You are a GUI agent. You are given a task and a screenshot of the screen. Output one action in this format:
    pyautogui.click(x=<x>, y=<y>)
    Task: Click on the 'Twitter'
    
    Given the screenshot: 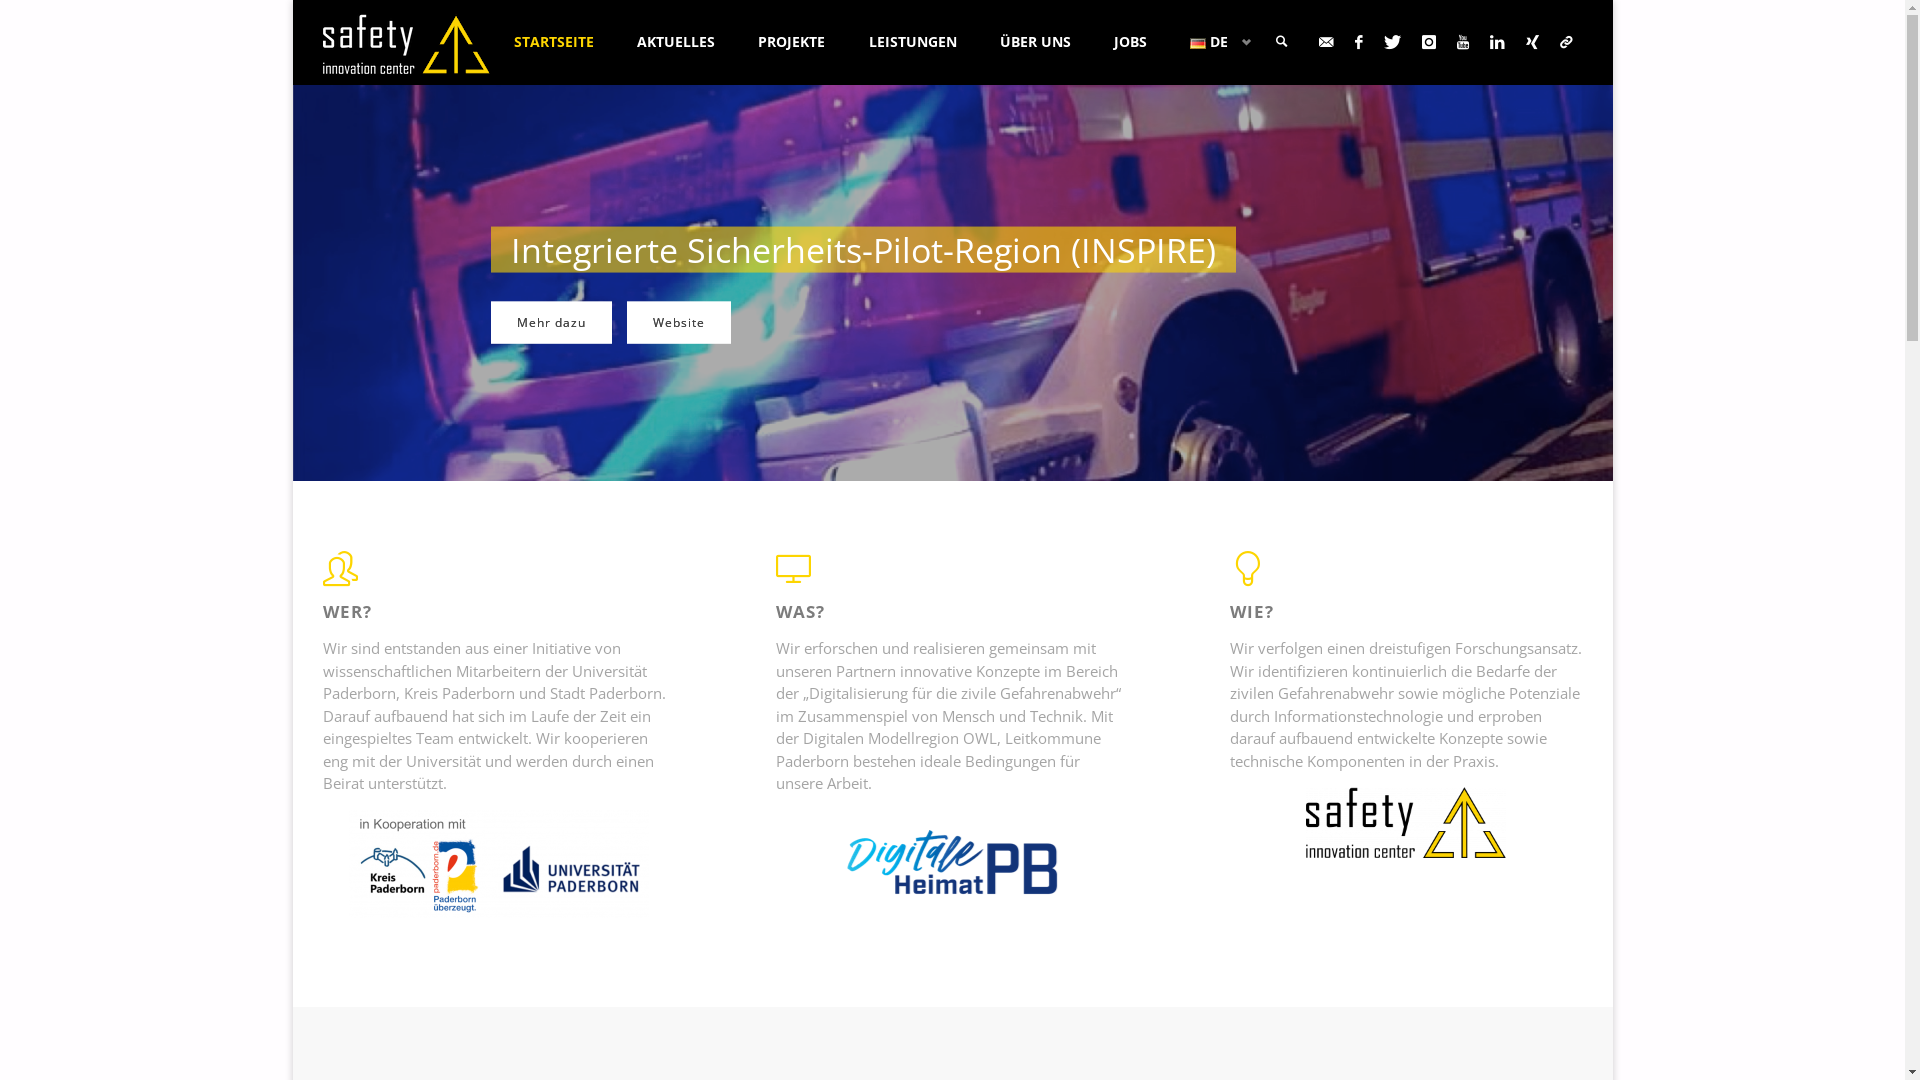 What is the action you would take?
    pyautogui.click(x=1372, y=42)
    